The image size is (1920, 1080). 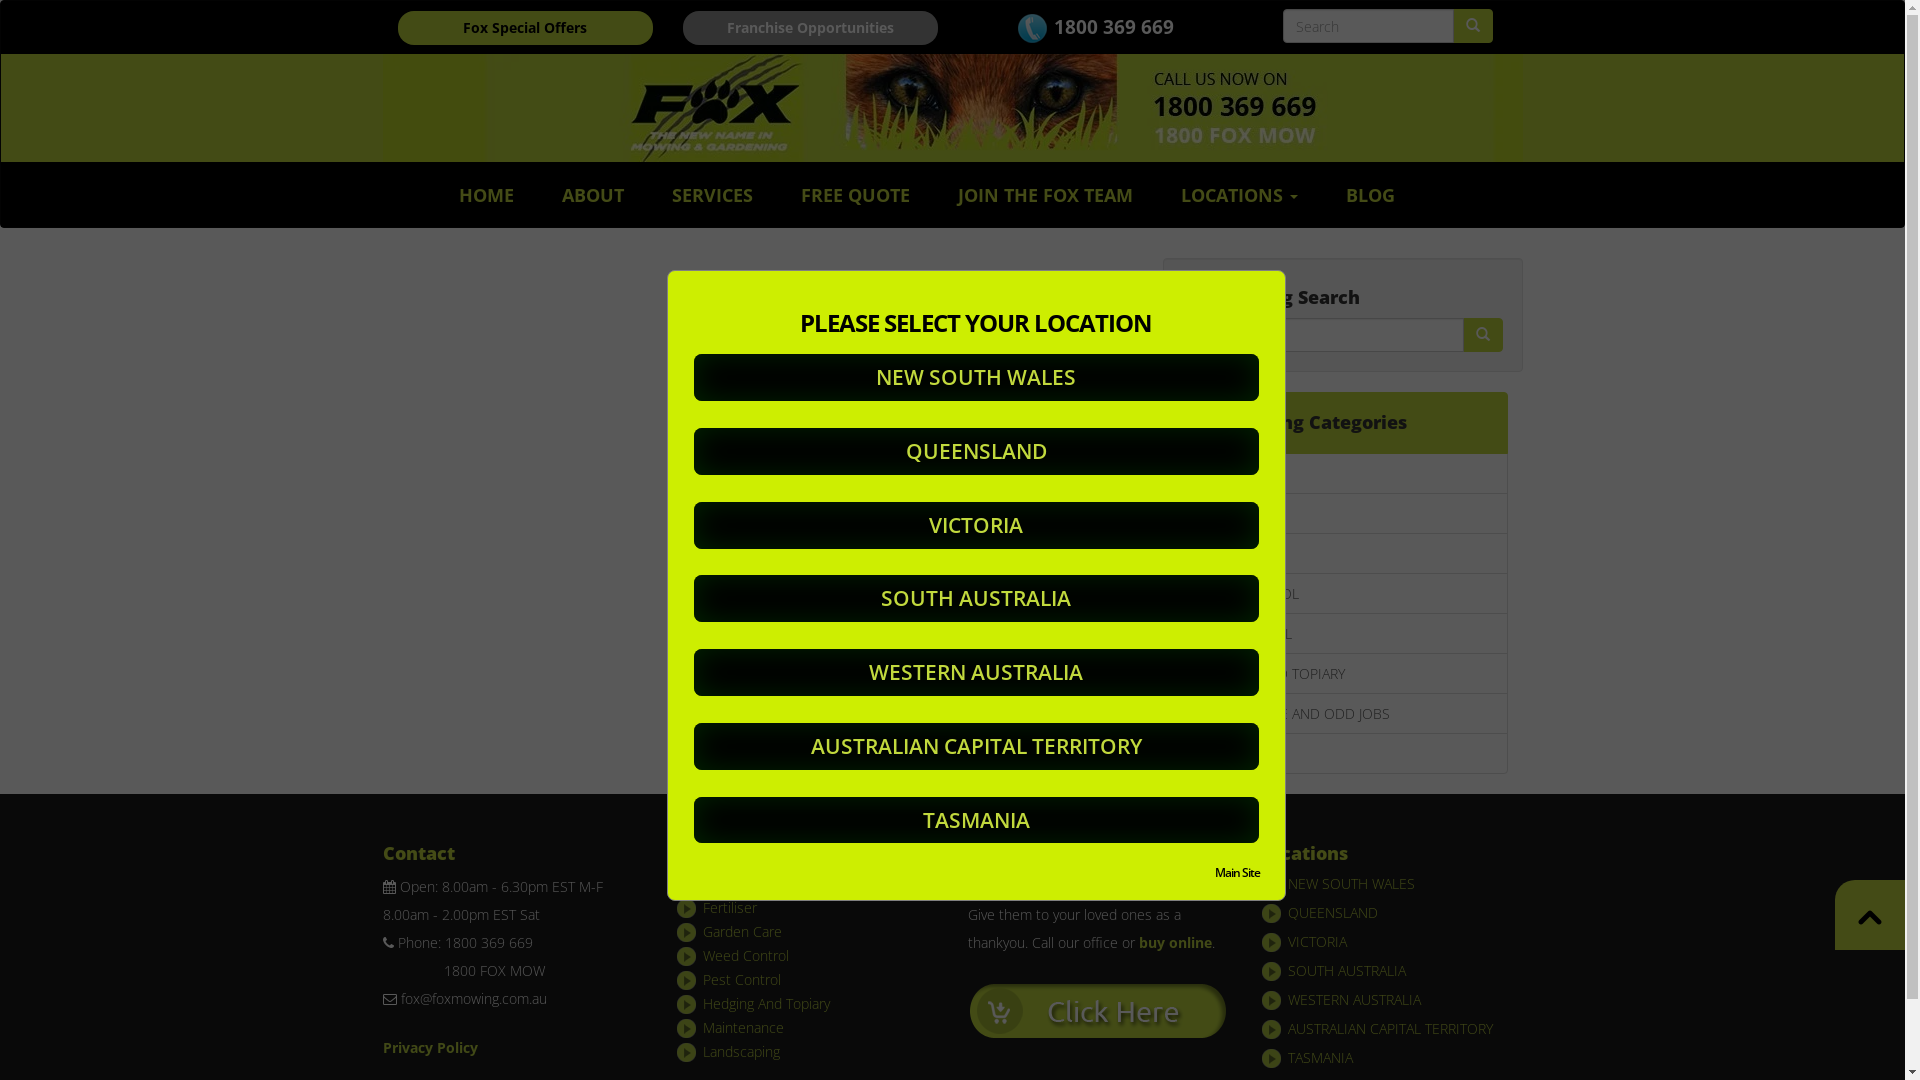 What do you see at coordinates (740, 1050) in the screenshot?
I see `'Landscaping'` at bounding box center [740, 1050].